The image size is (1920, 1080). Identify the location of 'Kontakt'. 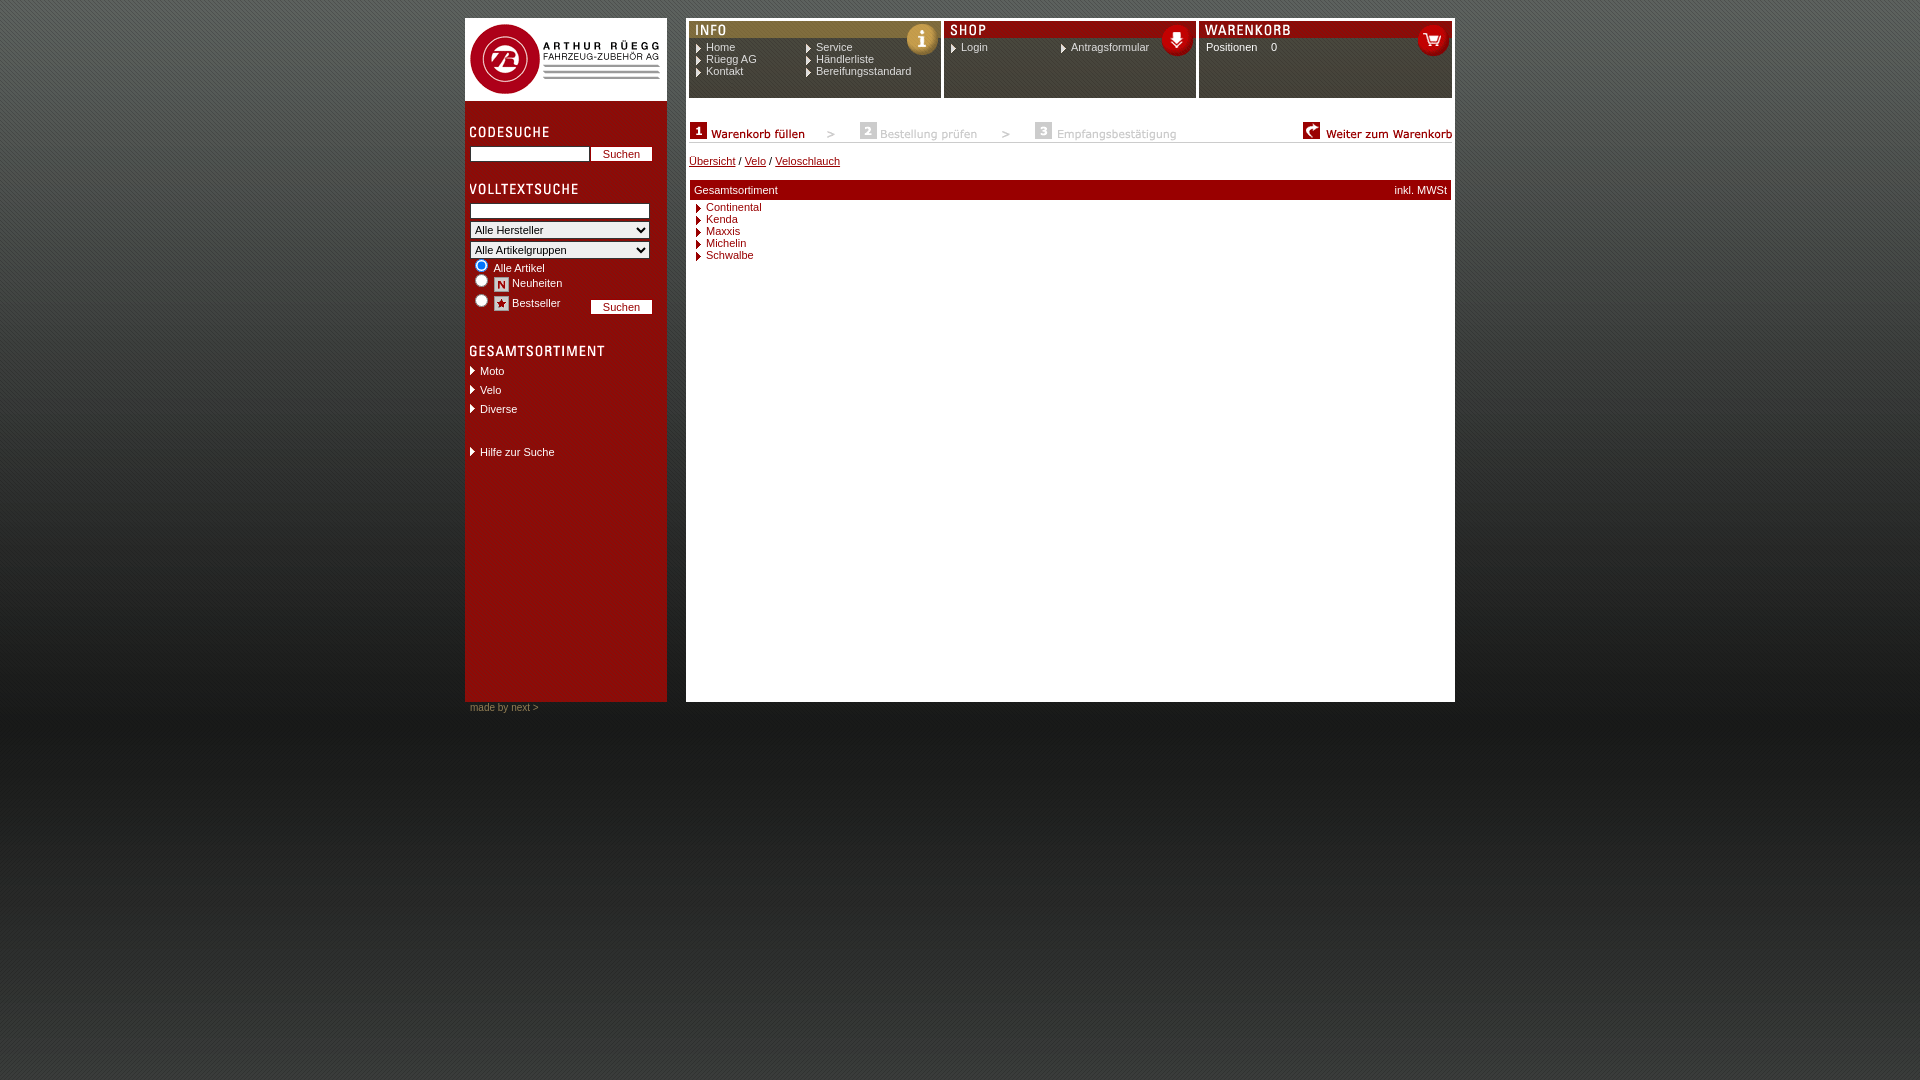
(749, 69).